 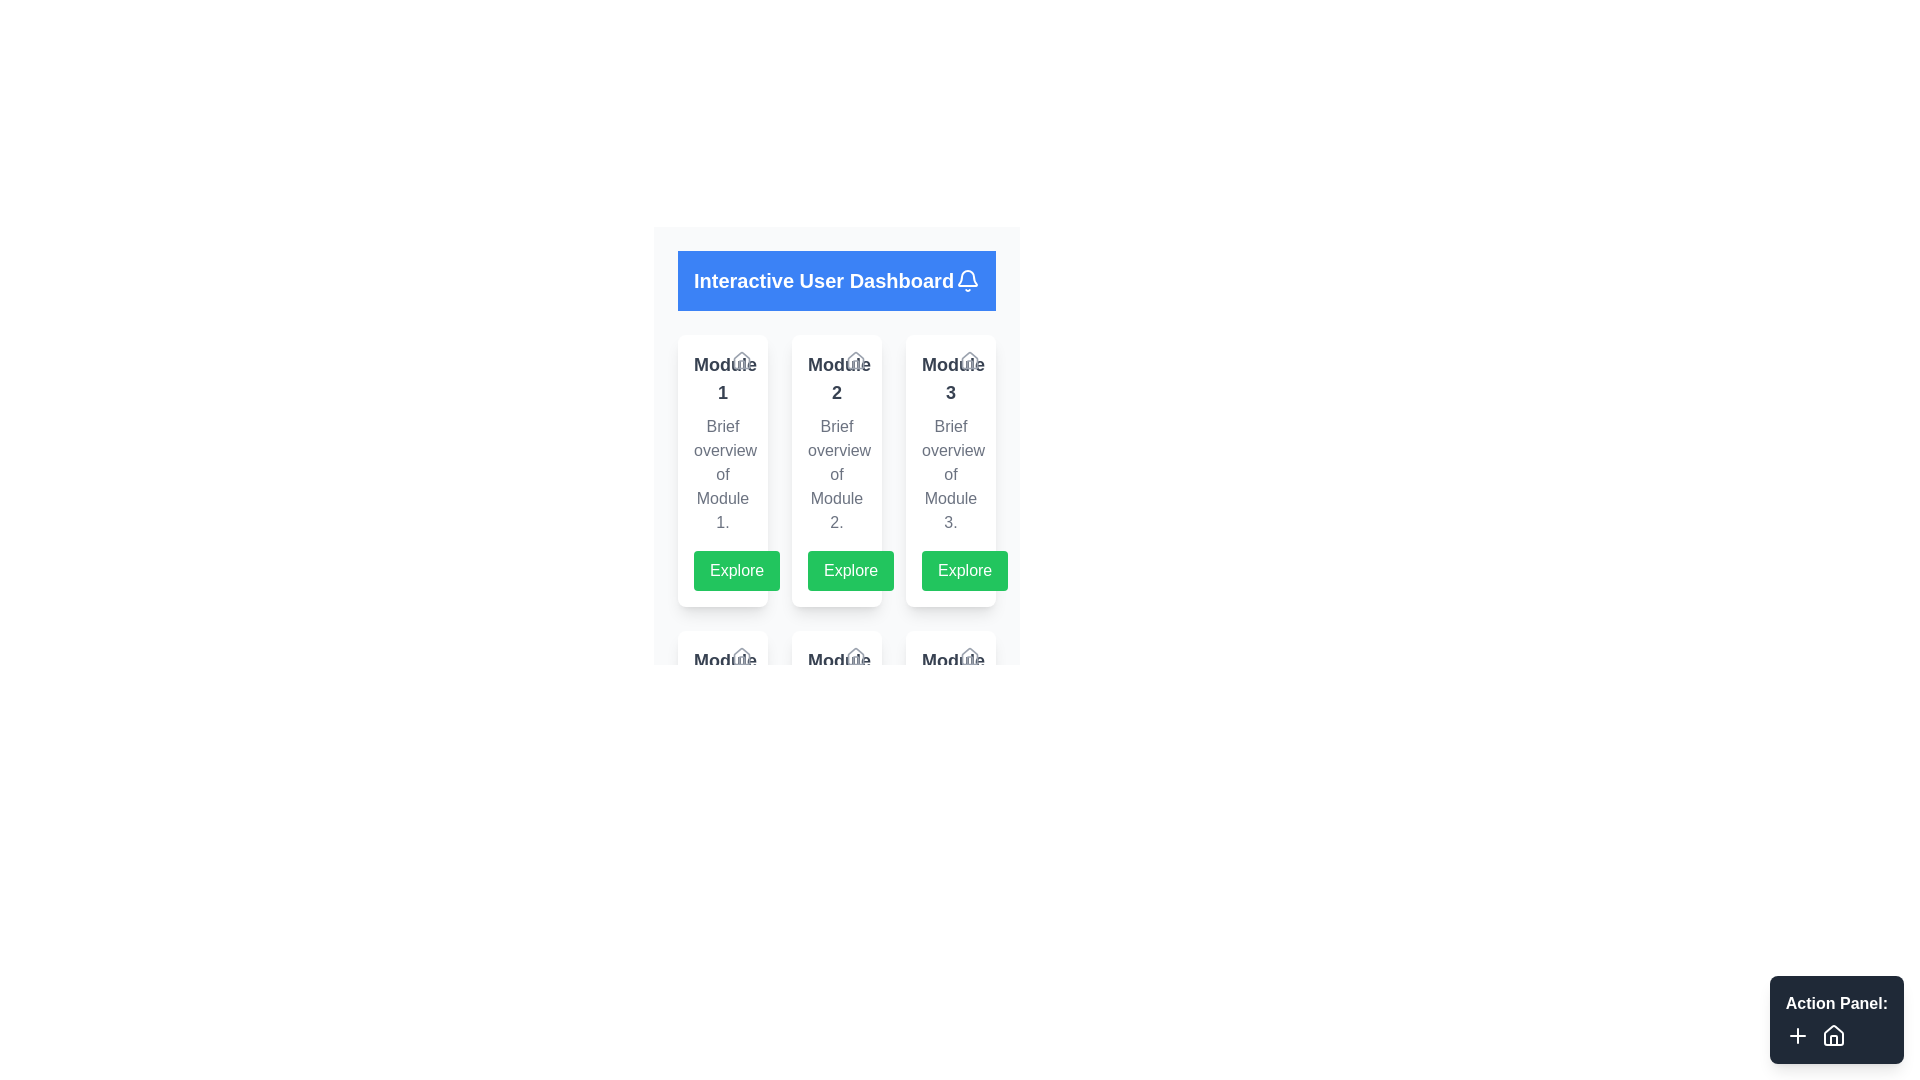 I want to click on the graphic icon representing a house, located at the top-right of the interface, so click(x=741, y=655).